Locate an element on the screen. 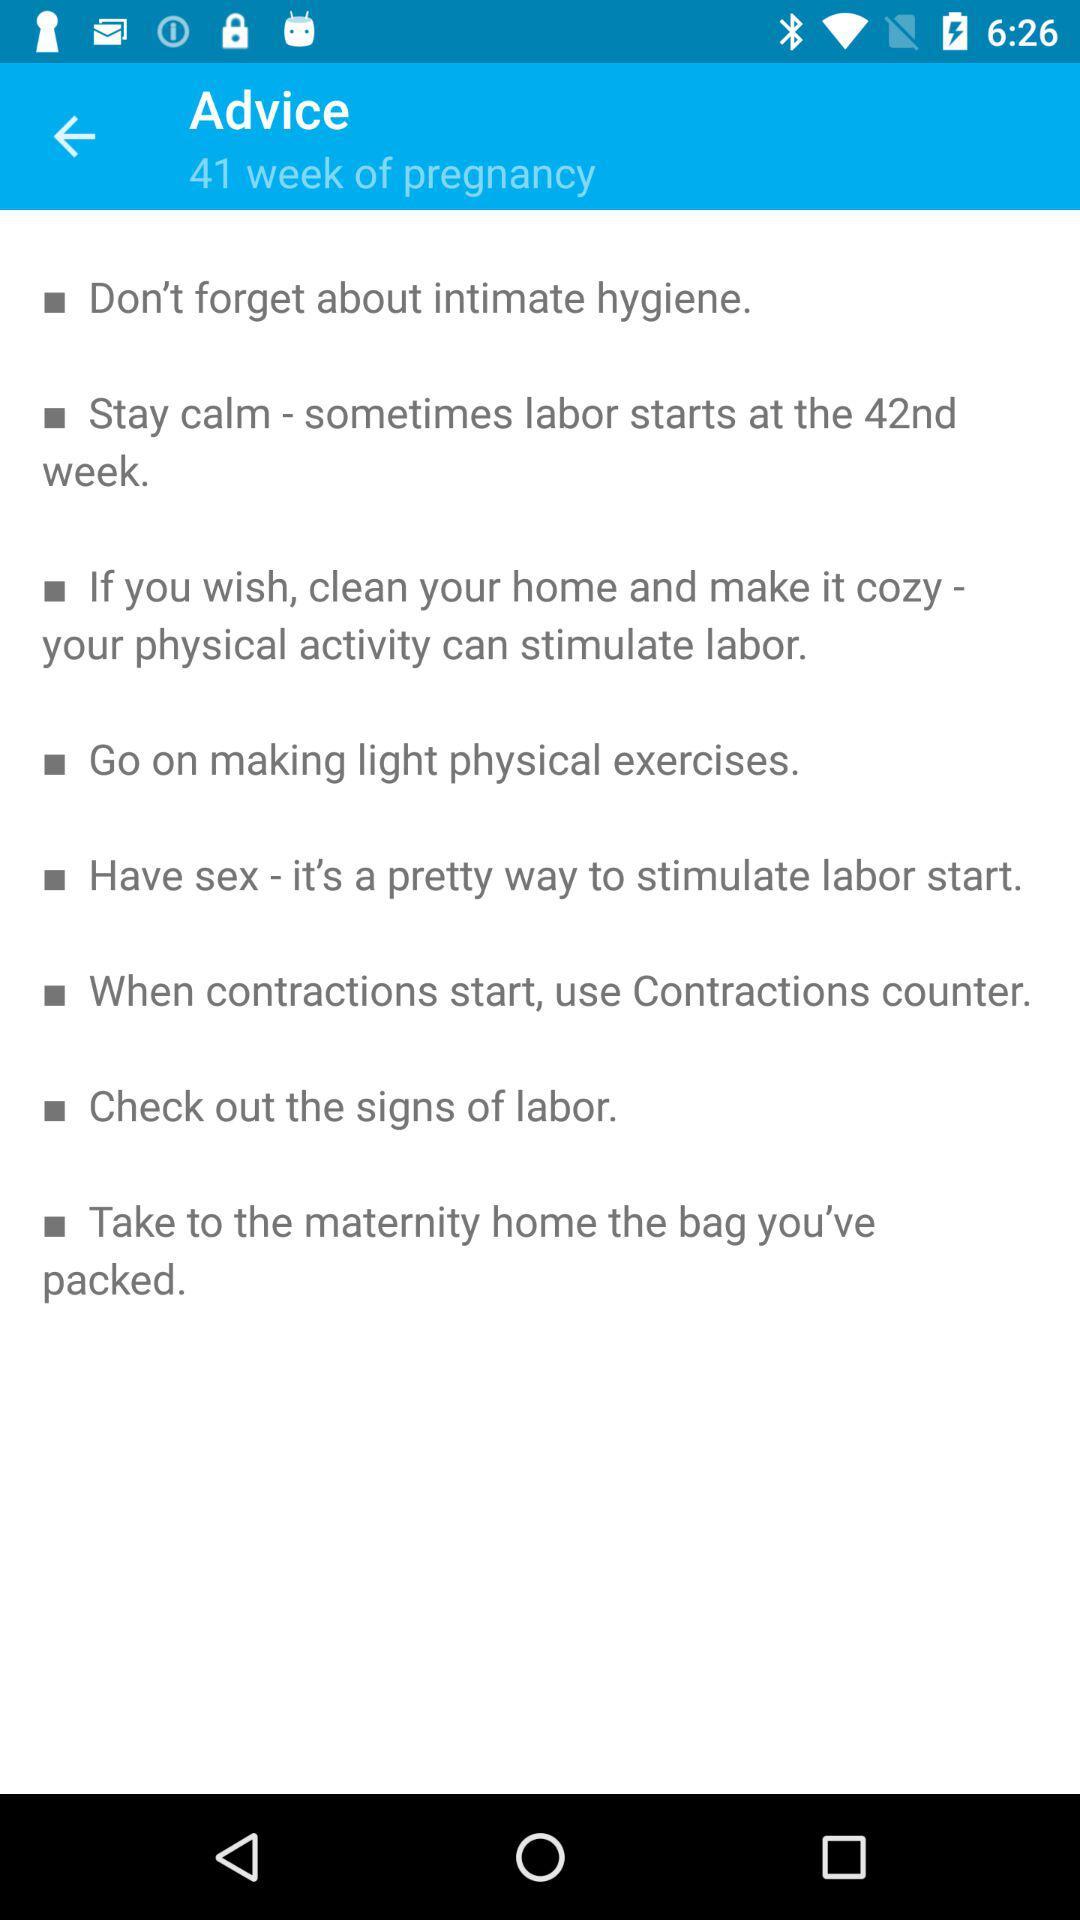 The width and height of the screenshot is (1080, 1920). the item next to advice icon is located at coordinates (72, 135).